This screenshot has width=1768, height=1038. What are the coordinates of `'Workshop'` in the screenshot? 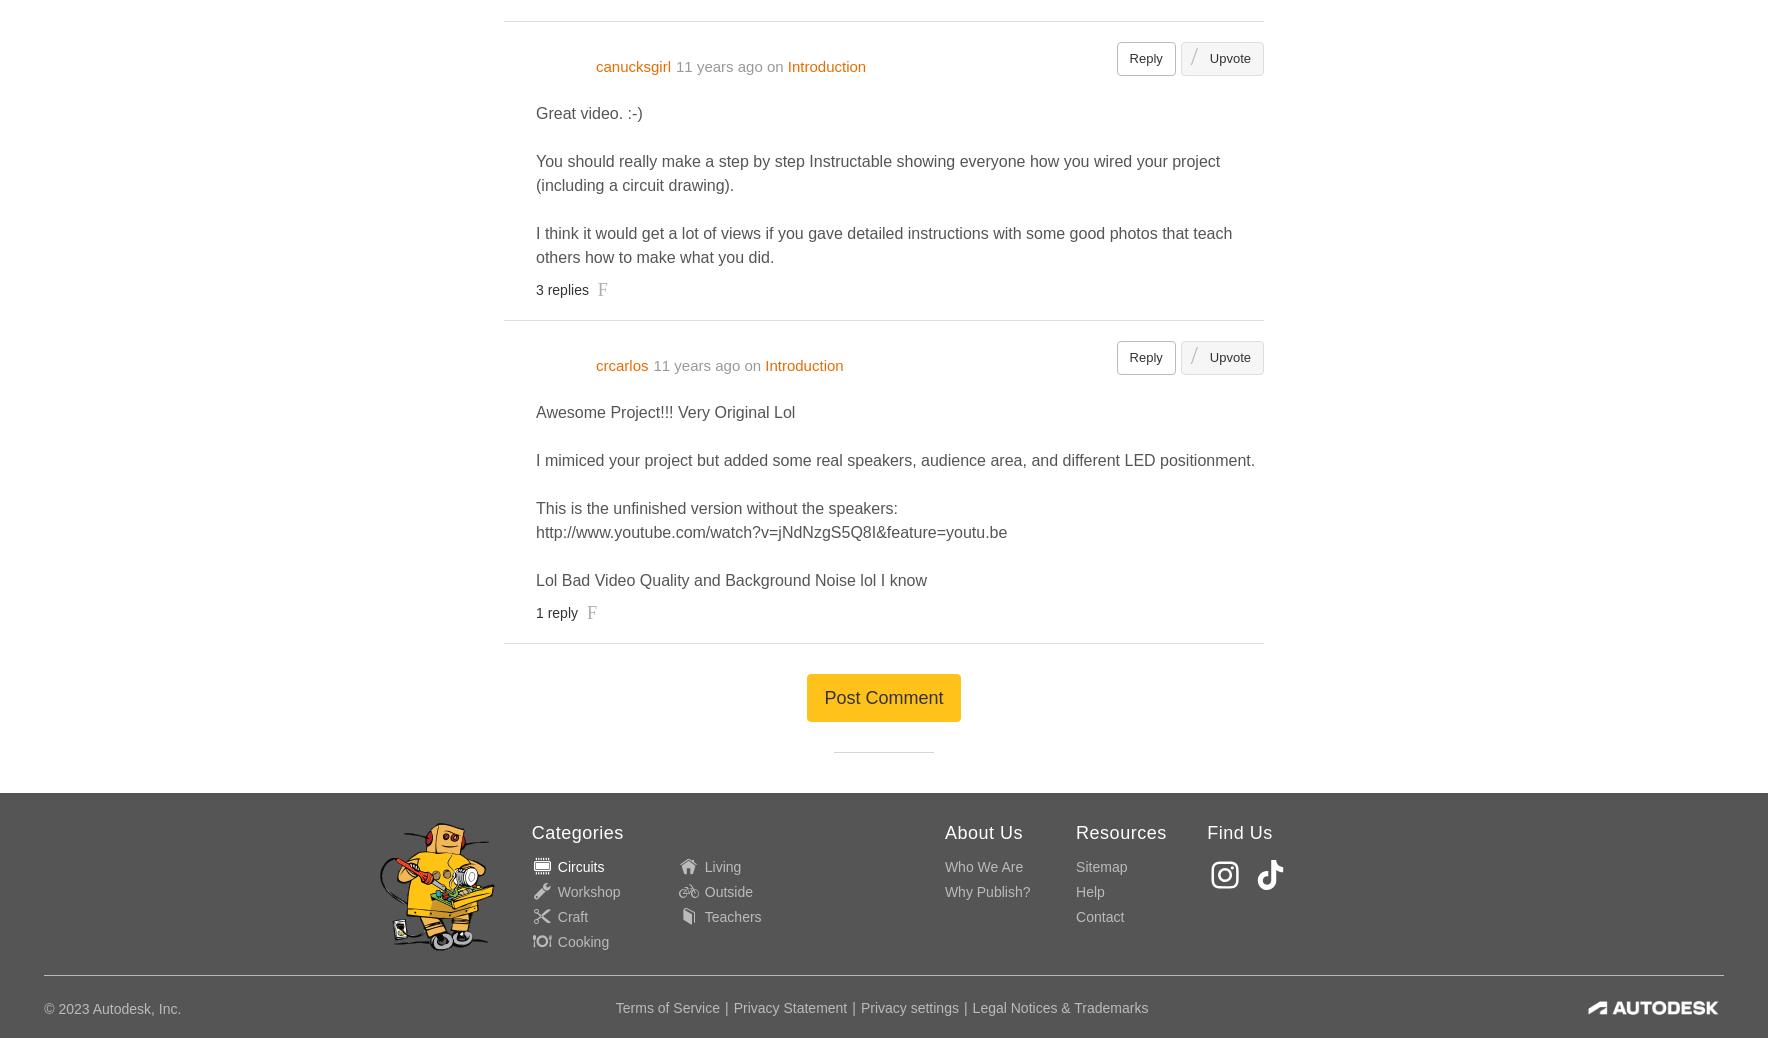 It's located at (555, 891).